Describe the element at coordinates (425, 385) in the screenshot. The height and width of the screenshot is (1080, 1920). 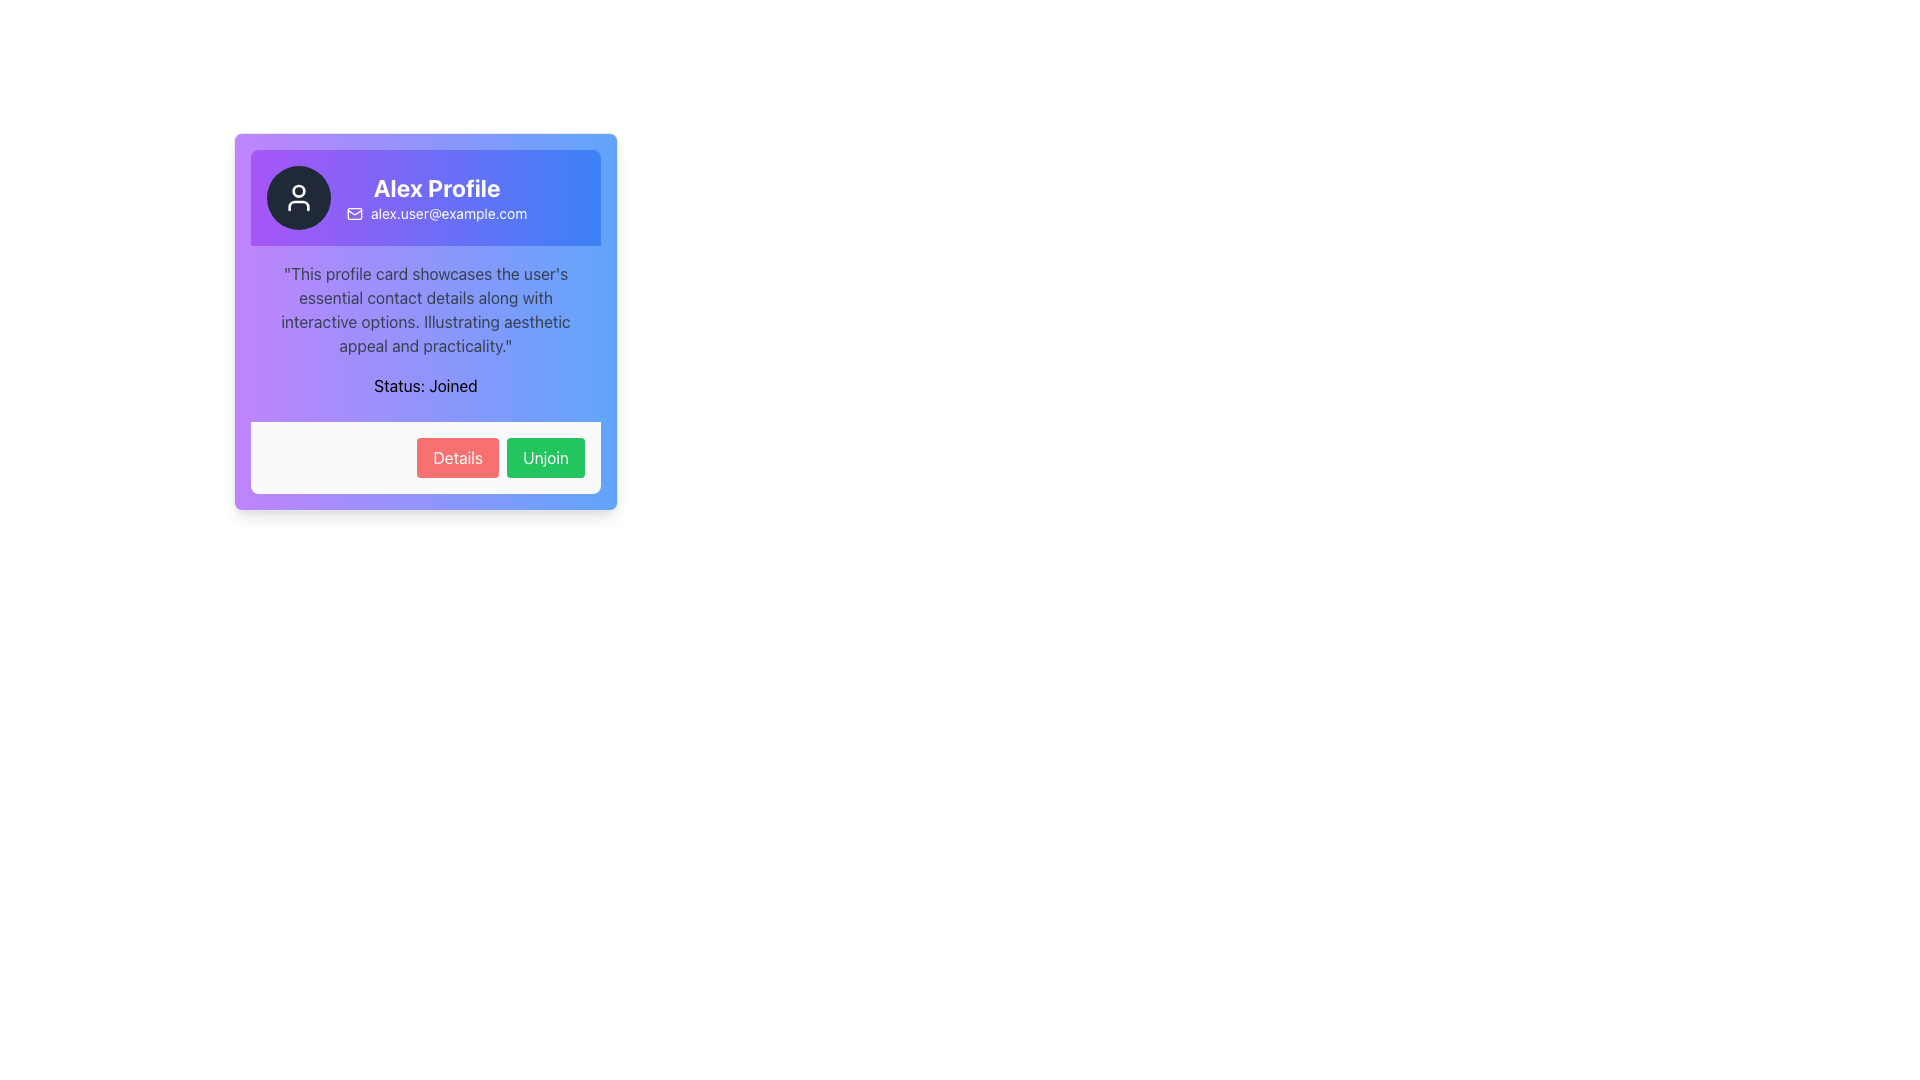
I see `the text label displaying 'Status: Joined', which is highlighted in green and centered within its card structure` at that location.